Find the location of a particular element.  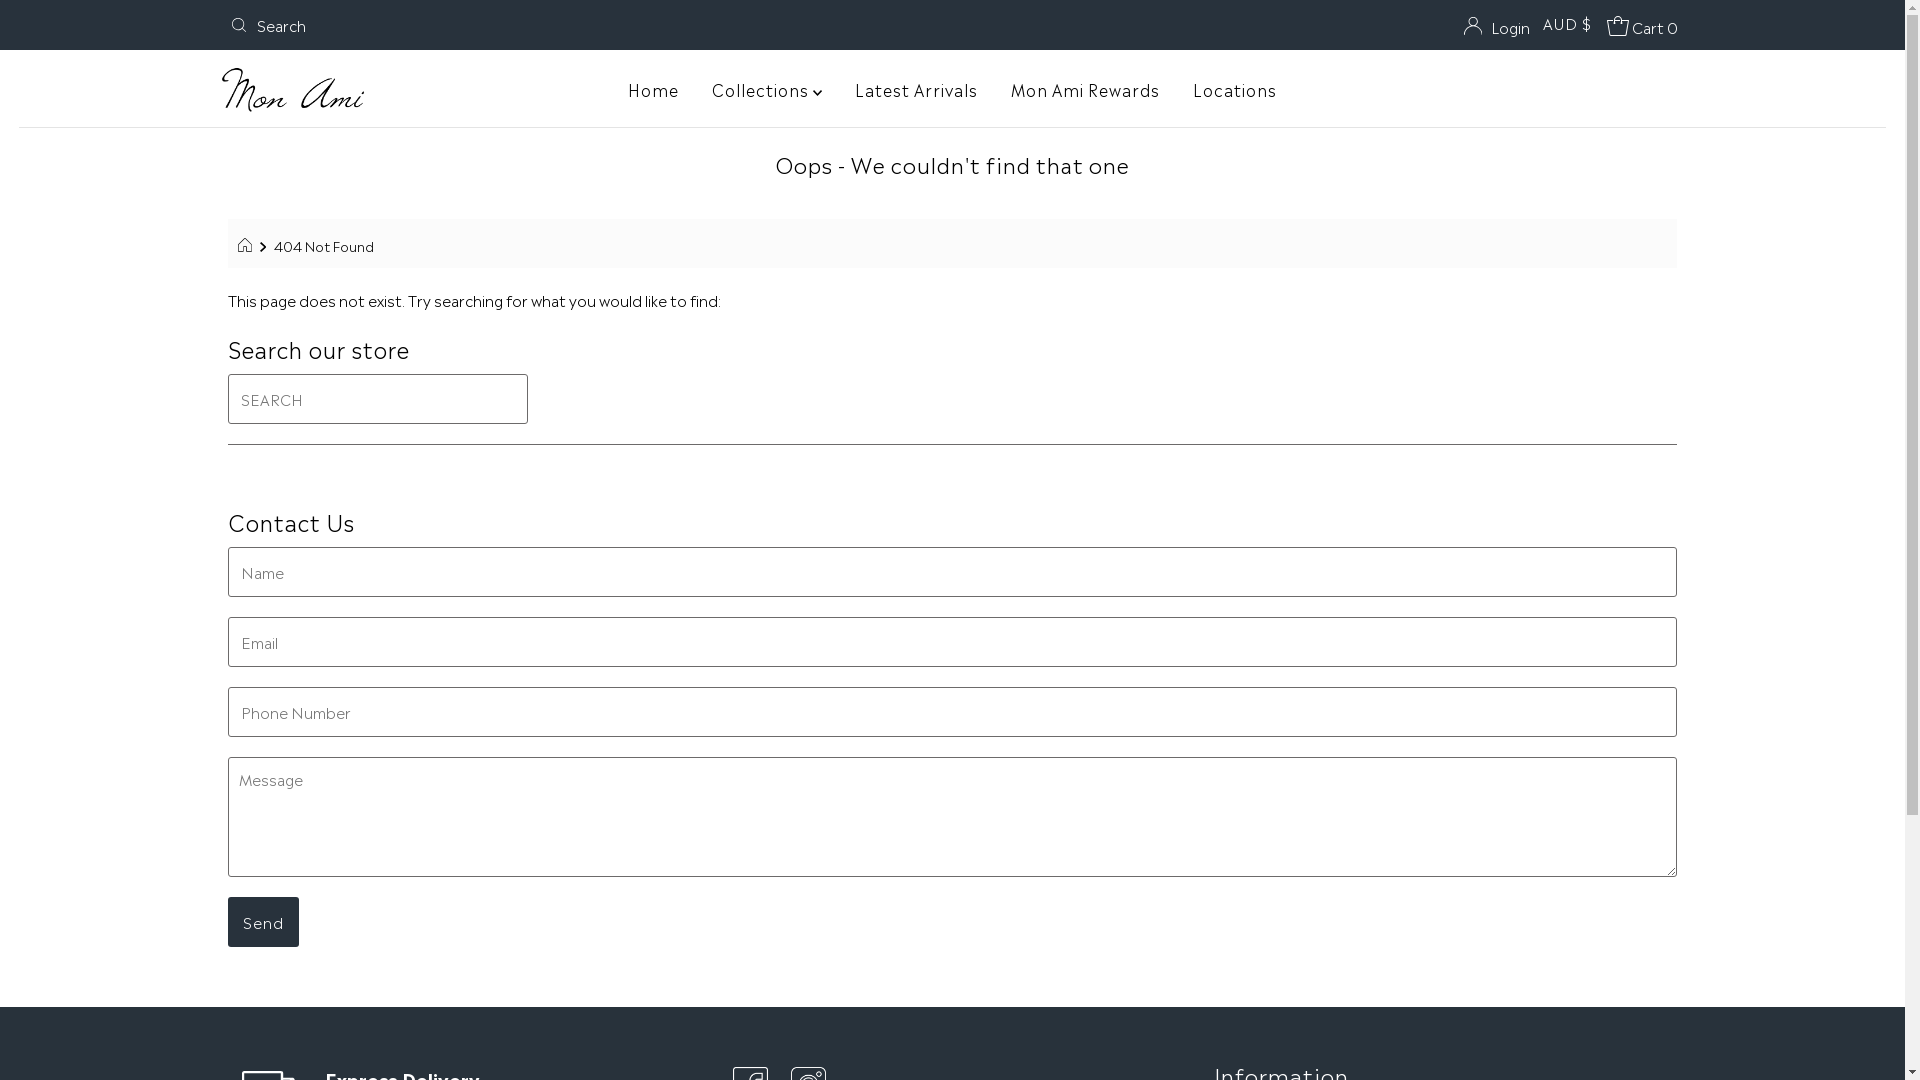

'Locations' is located at coordinates (1233, 87).